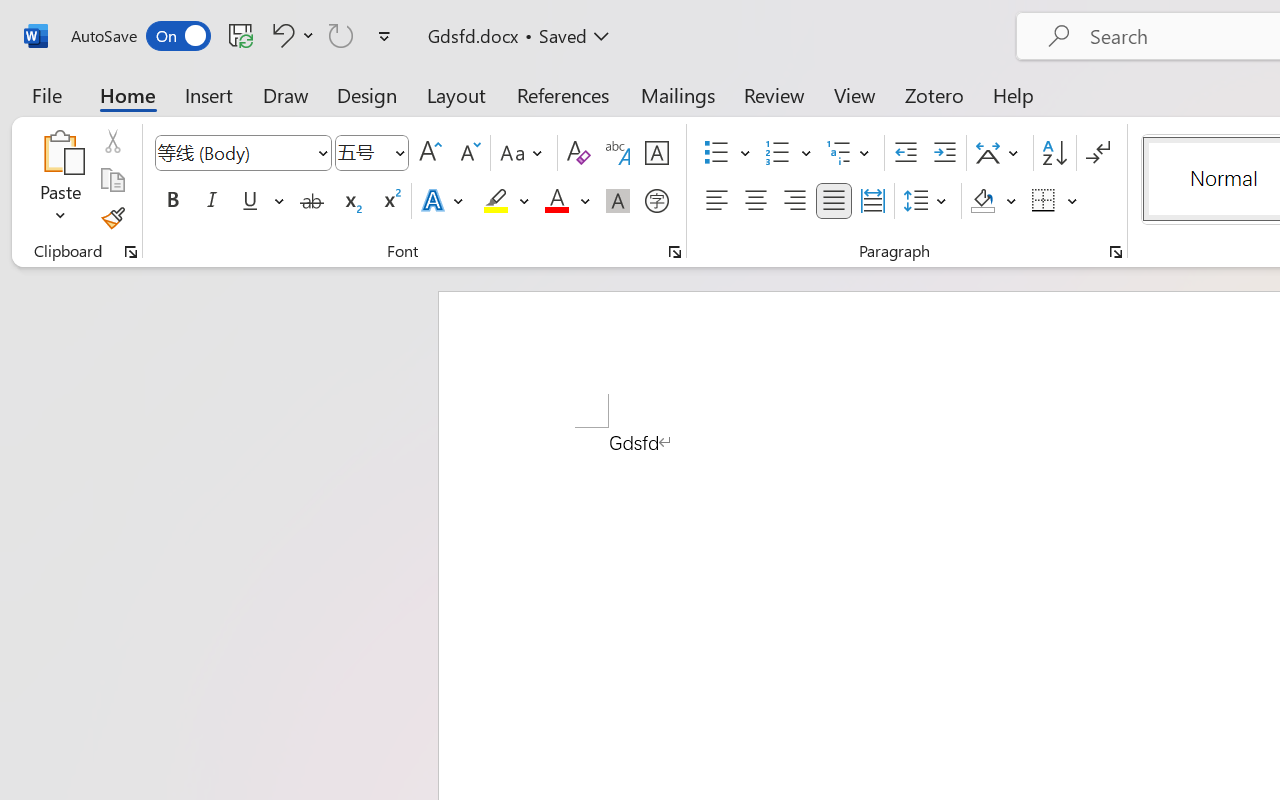  What do you see at coordinates (1053, 153) in the screenshot?
I see `'Sort...'` at bounding box center [1053, 153].